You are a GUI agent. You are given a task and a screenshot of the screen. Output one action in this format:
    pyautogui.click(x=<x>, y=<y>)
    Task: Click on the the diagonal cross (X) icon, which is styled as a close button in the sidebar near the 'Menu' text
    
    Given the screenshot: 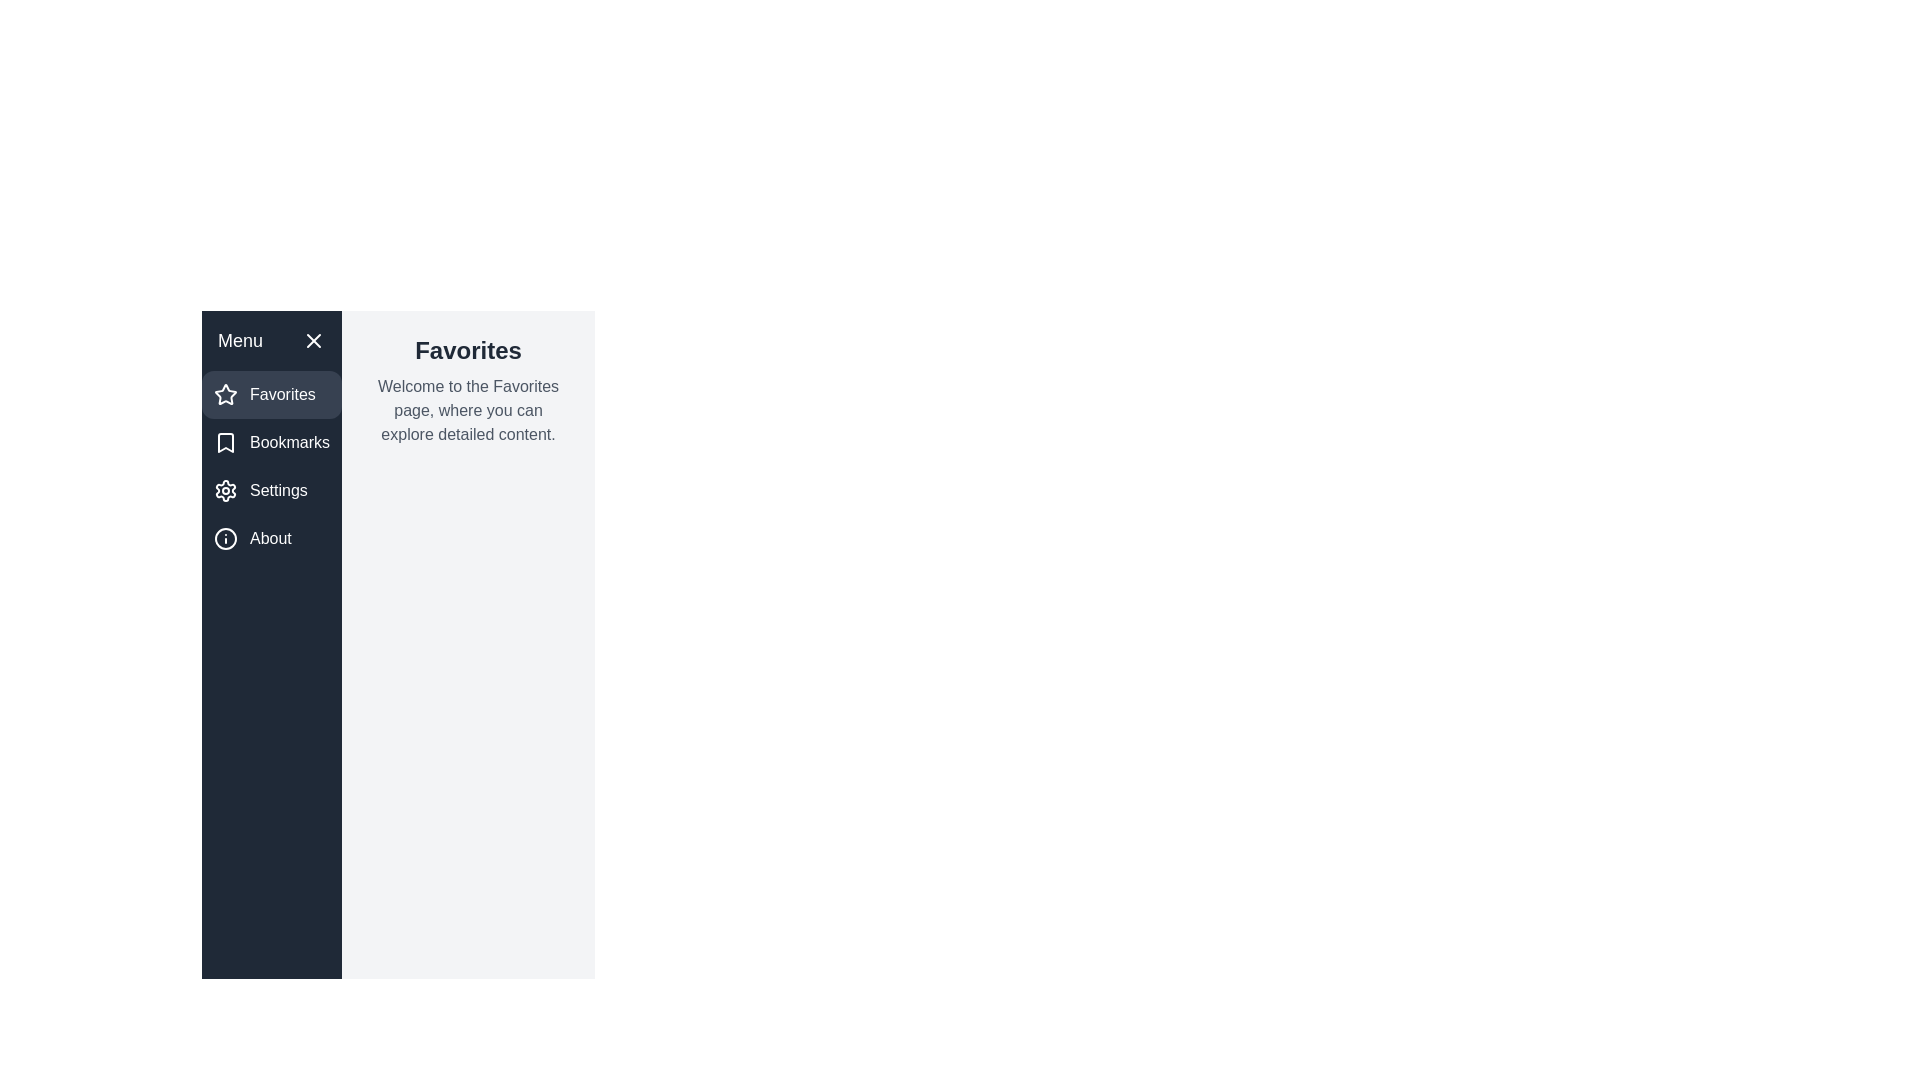 What is the action you would take?
    pyautogui.click(x=313, y=339)
    